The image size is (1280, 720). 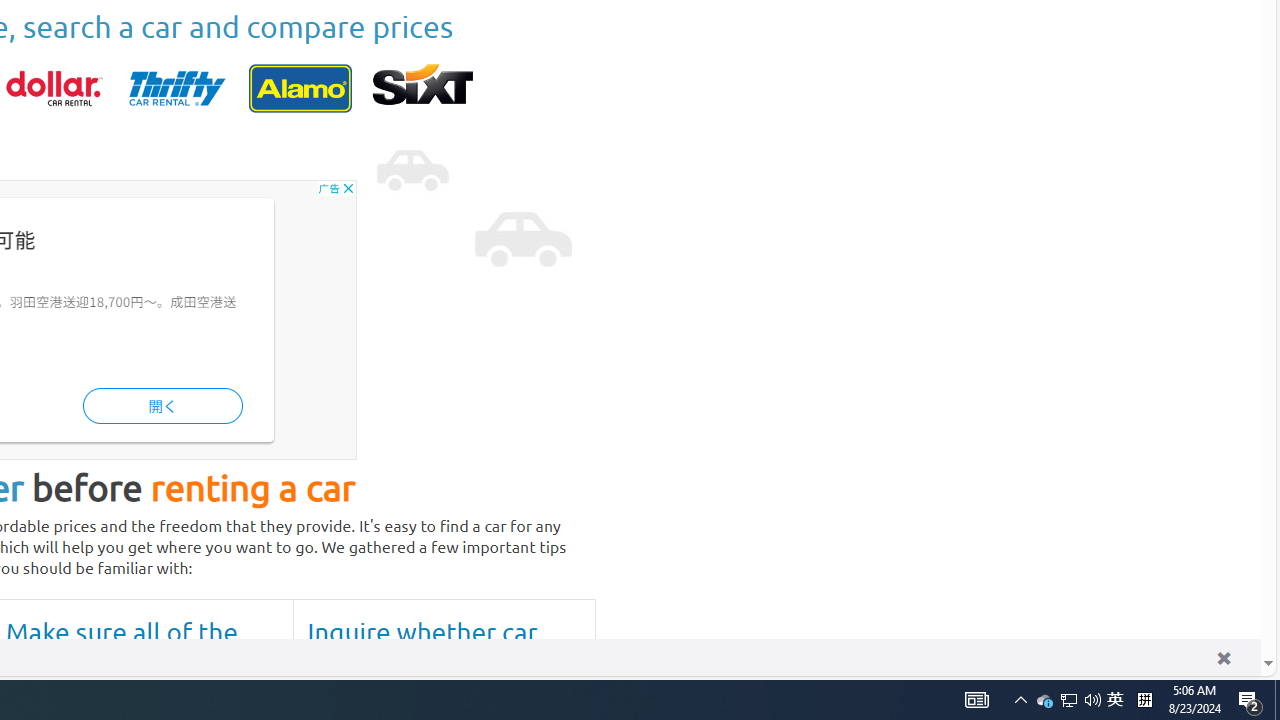 I want to click on 'thrifty', so click(x=177, y=87).